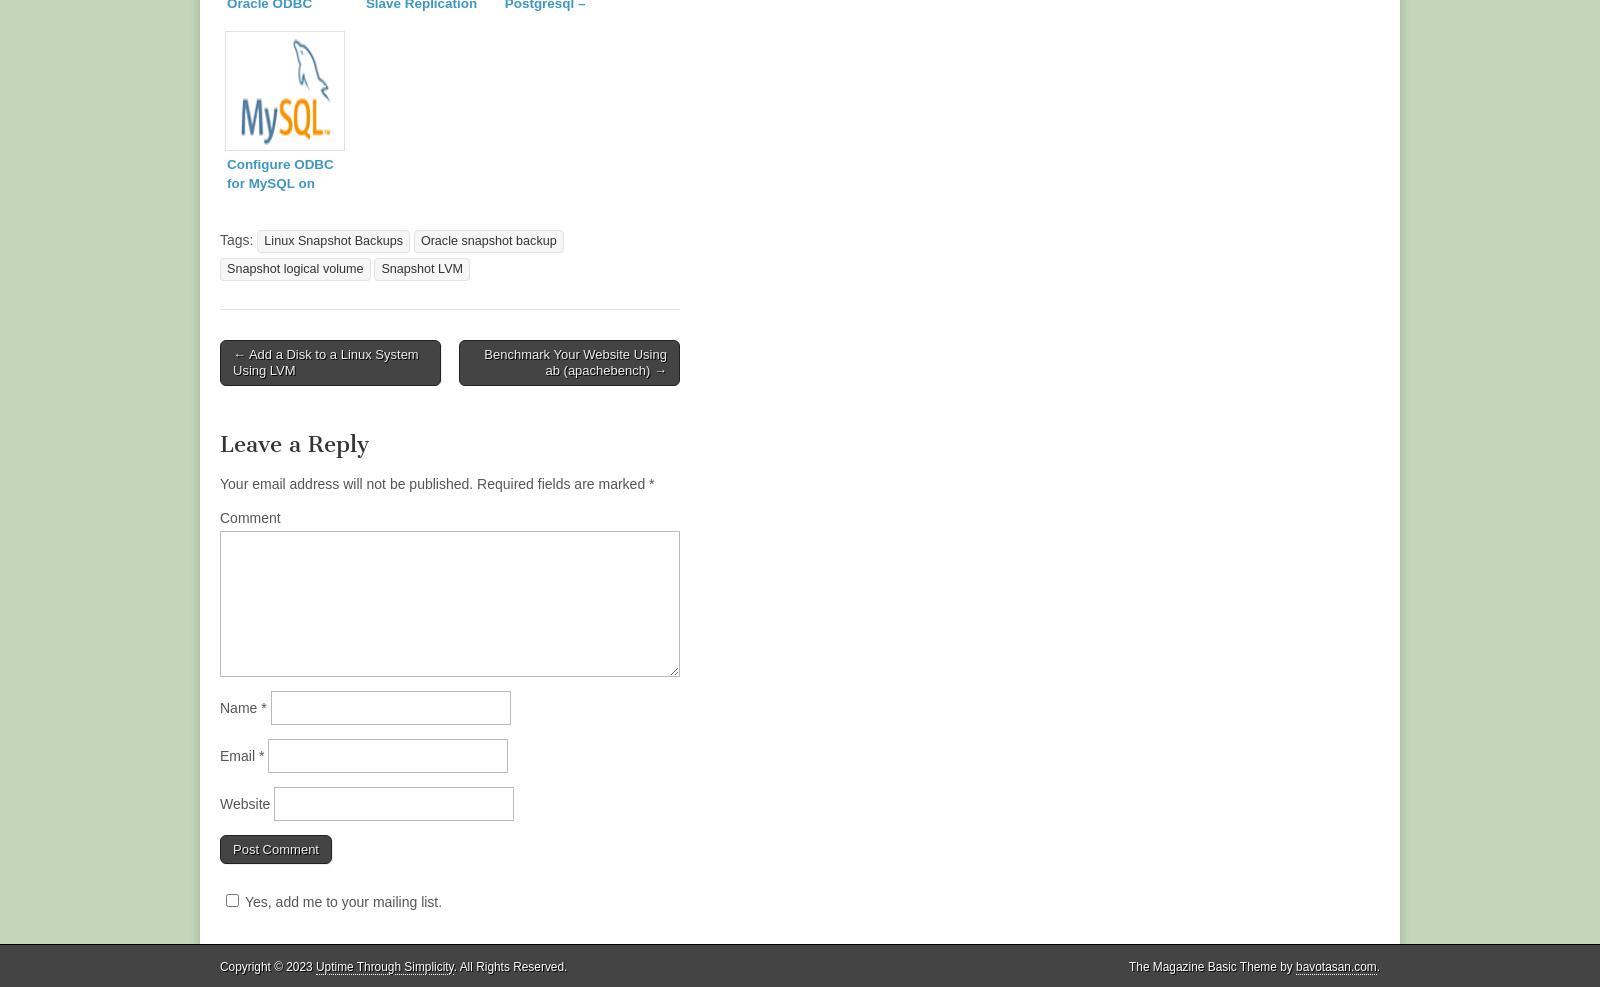 This screenshot has width=1600, height=987. I want to click on 'Website', so click(244, 803).